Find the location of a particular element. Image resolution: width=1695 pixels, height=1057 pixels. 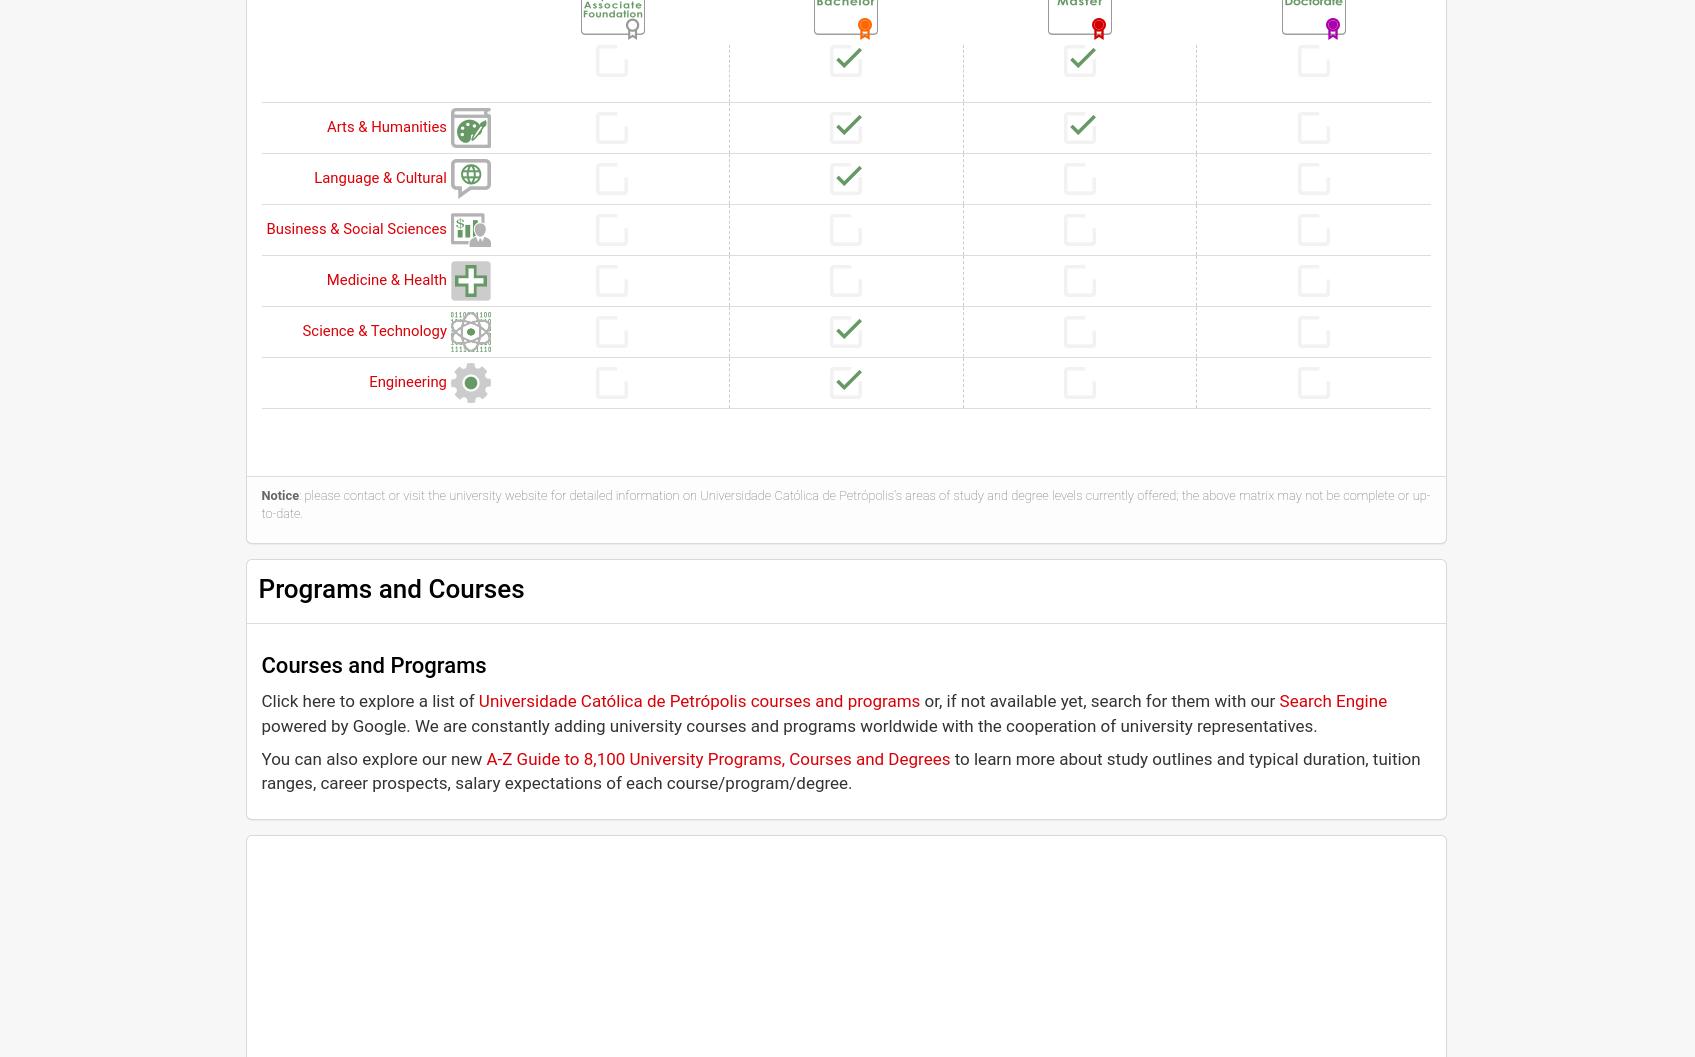

'Science & Technology' is located at coordinates (374, 329).